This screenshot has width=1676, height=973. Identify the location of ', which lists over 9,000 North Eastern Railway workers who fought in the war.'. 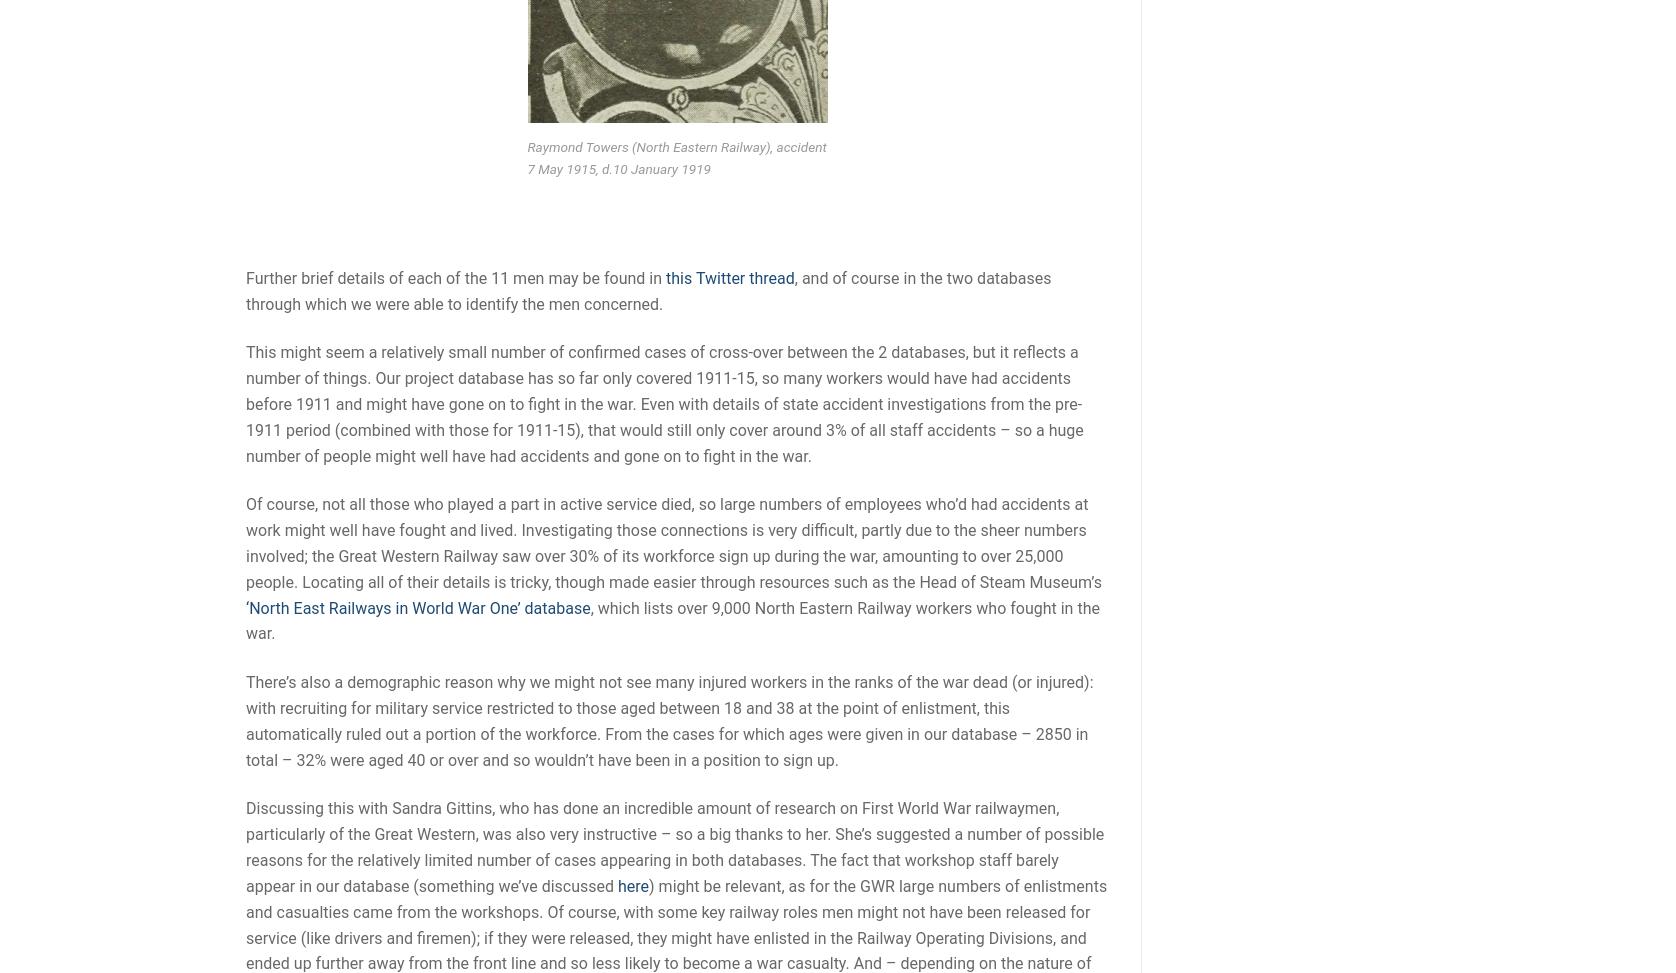
(245, 620).